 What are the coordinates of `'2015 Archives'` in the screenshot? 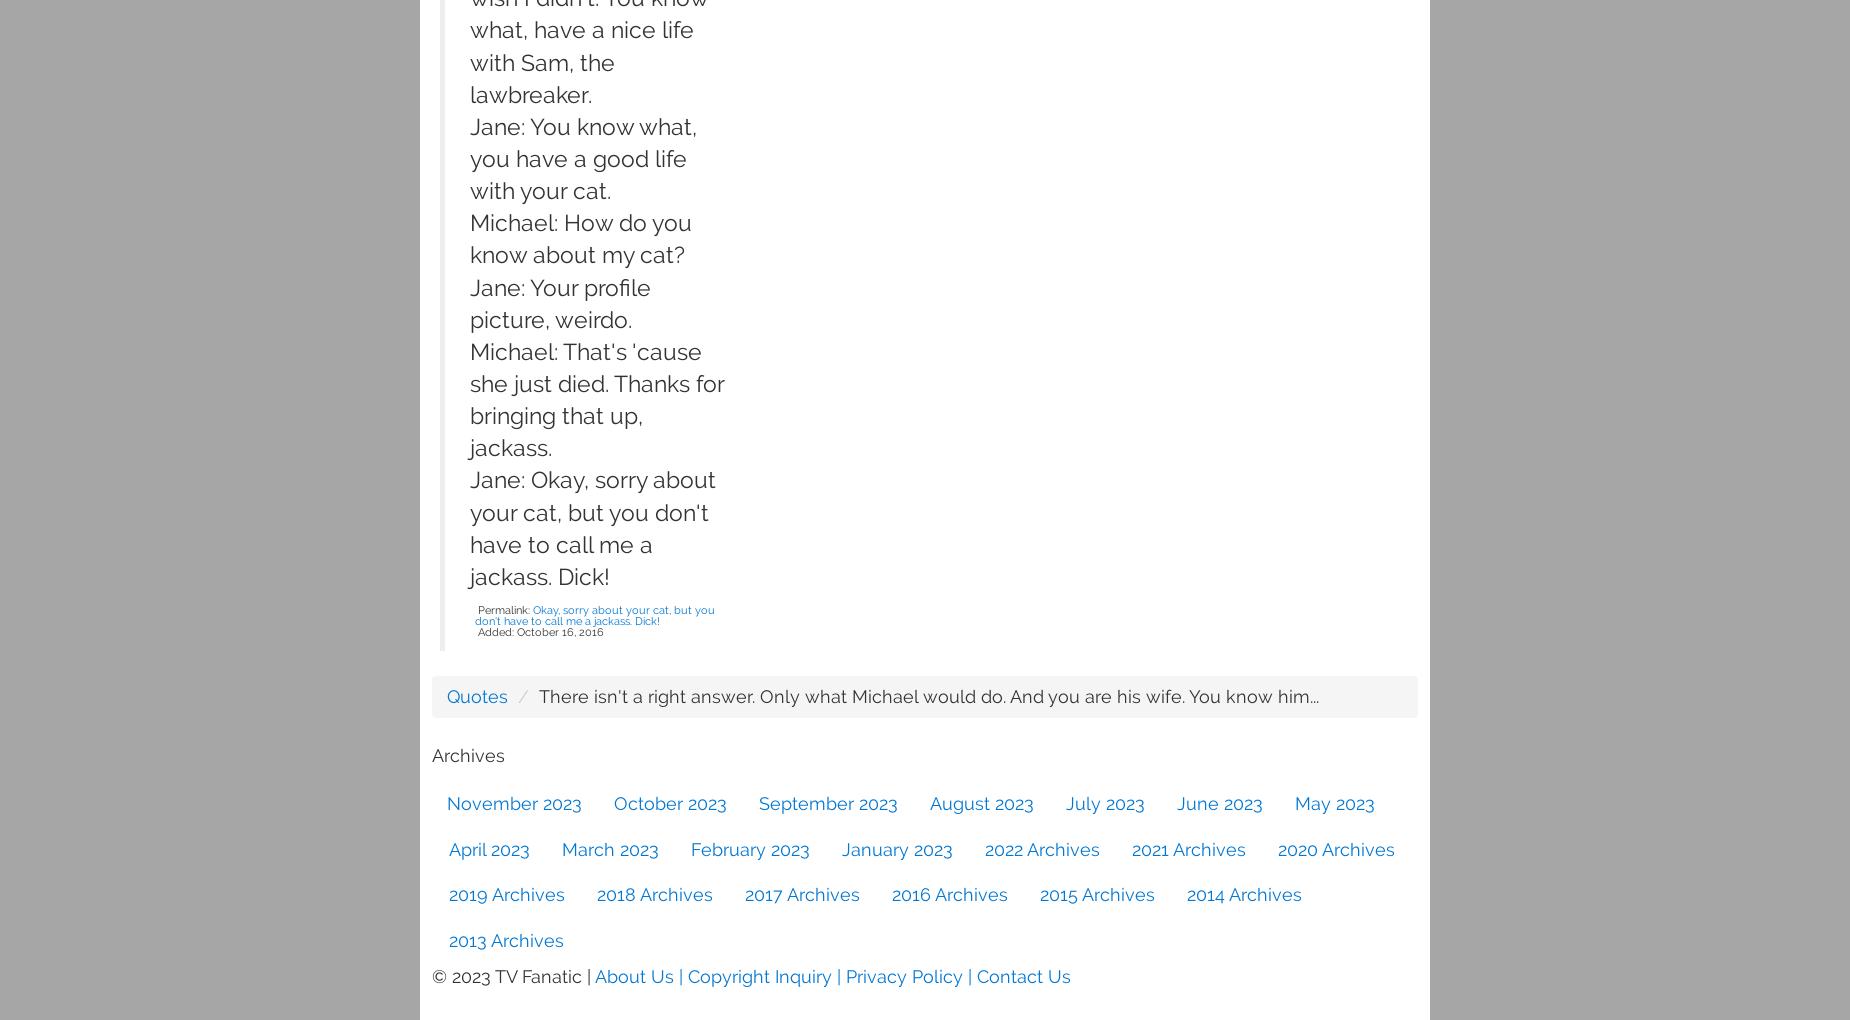 It's located at (1096, 894).